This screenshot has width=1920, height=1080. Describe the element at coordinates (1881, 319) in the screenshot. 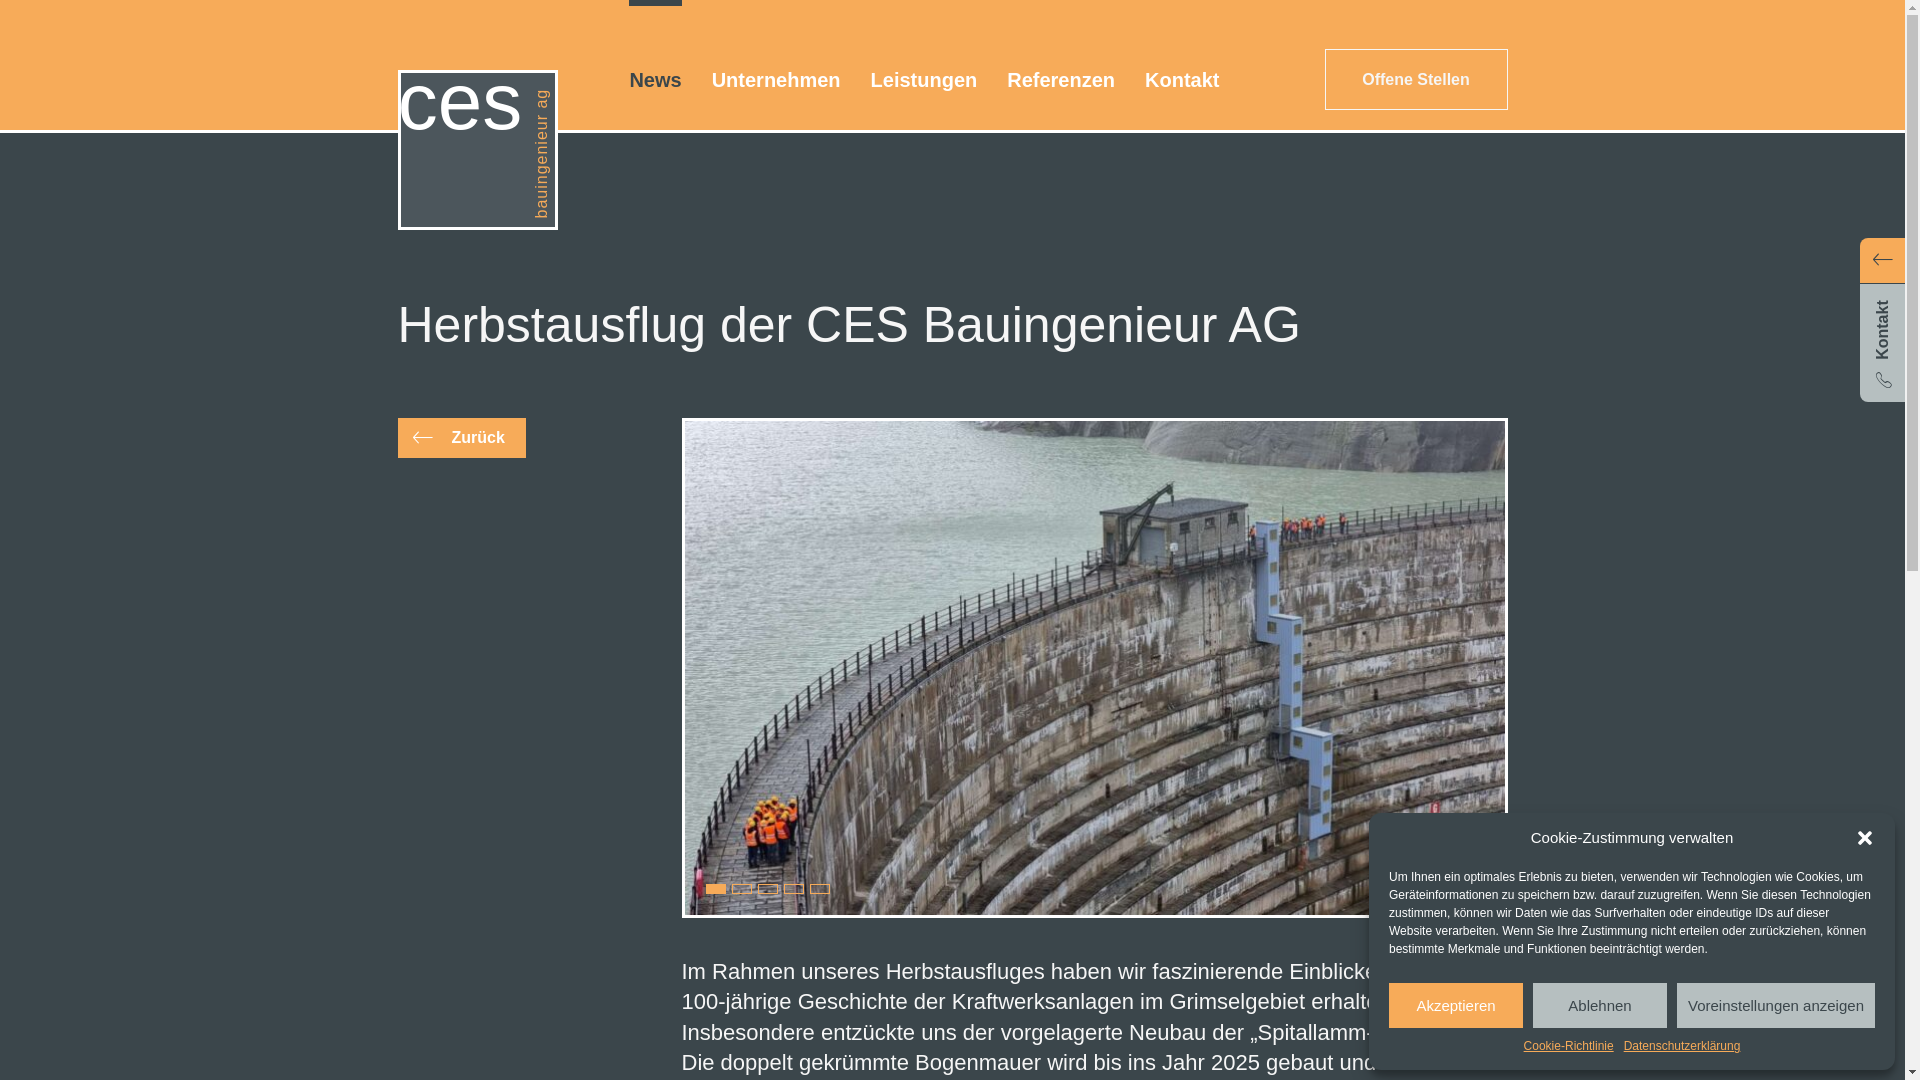

I see `'Kontakt'` at that location.